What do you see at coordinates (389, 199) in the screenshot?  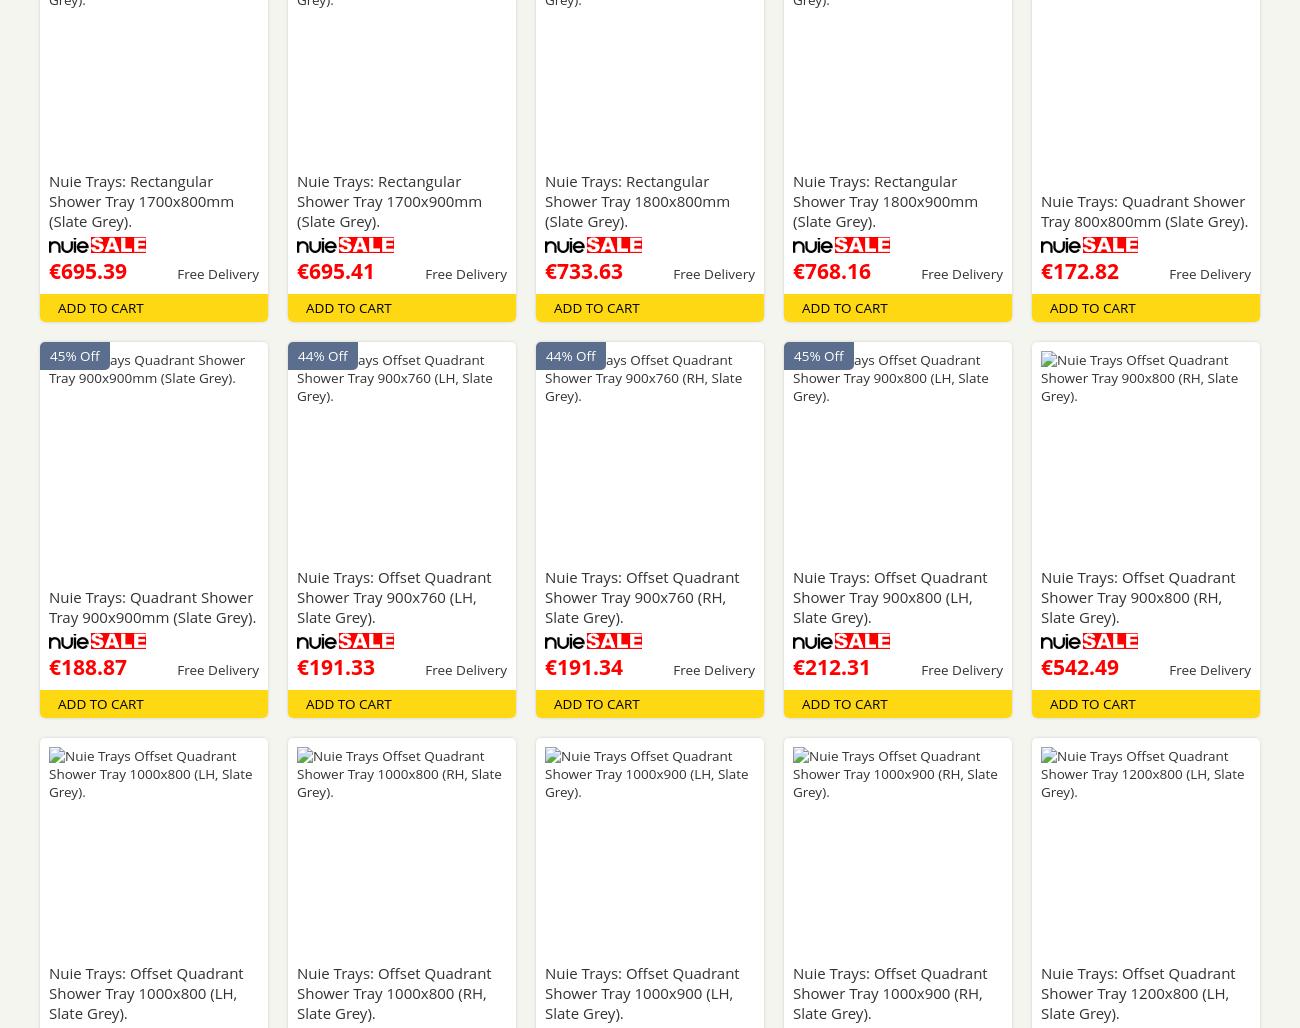 I see `'Nuie Trays: Rectangular Shower Tray 1700x900mm (Slate Grey).'` at bounding box center [389, 199].